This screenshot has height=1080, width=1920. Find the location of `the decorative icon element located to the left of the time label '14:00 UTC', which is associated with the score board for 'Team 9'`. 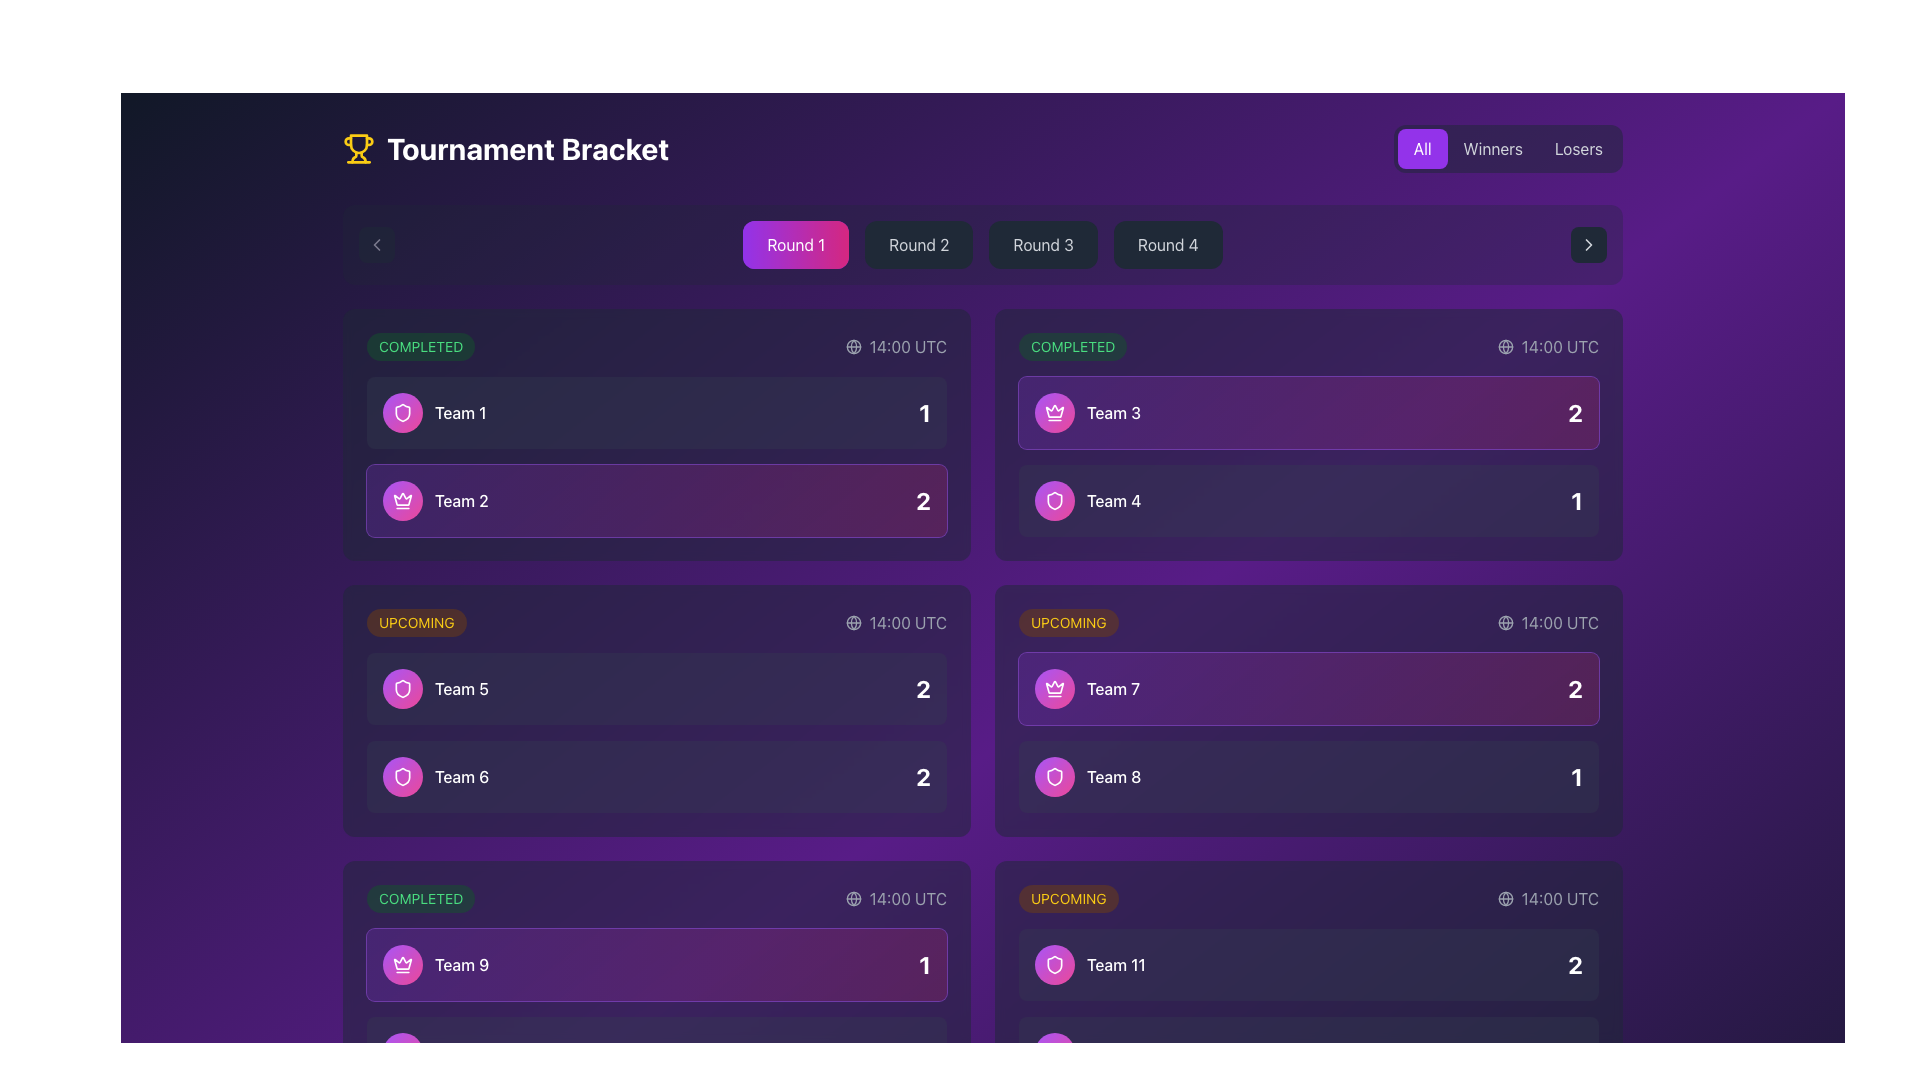

the decorative icon element located to the left of the time label '14:00 UTC', which is associated with the score board for 'Team 9' is located at coordinates (853, 897).